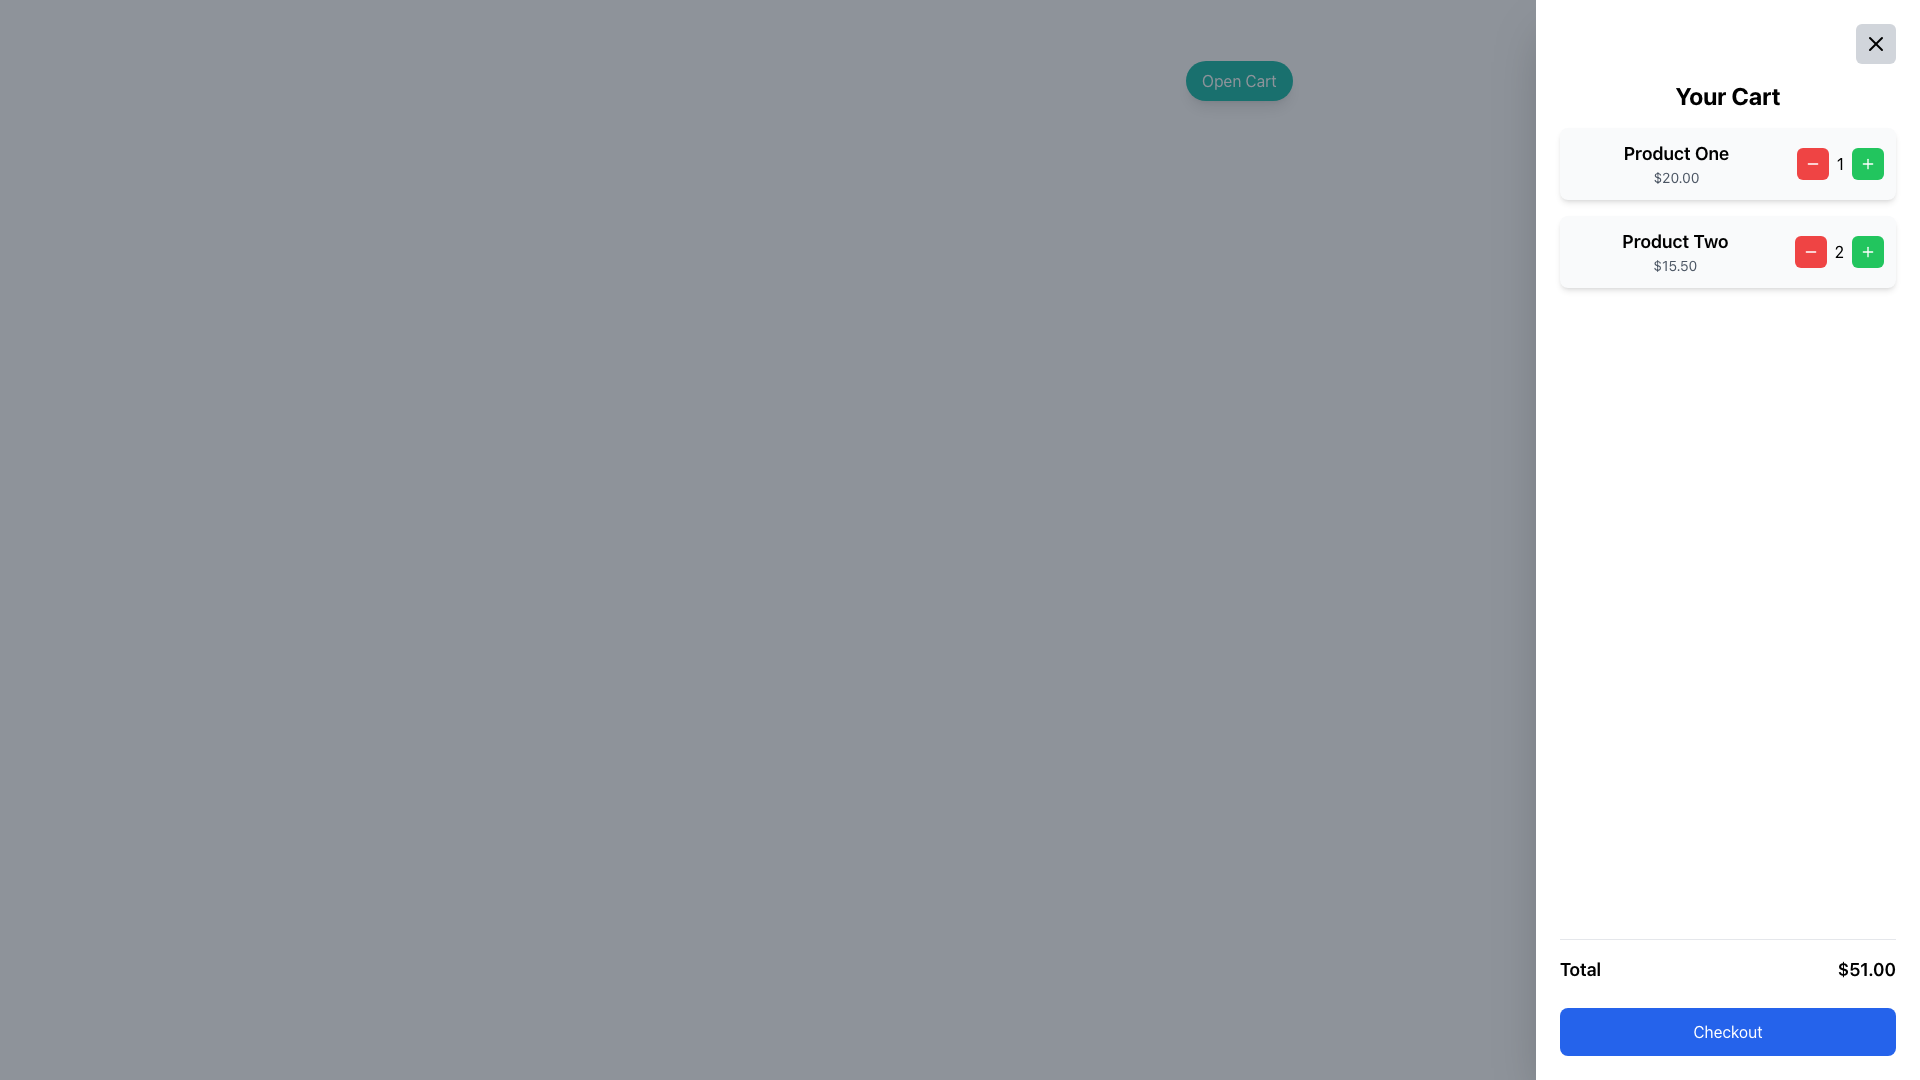 The width and height of the screenshot is (1920, 1080). Describe the element at coordinates (1675, 265) in the screenshot. I see `the Price label displaying the price '$15.50', which is located below the product name 'Product Two' in the cart interface` at that location.